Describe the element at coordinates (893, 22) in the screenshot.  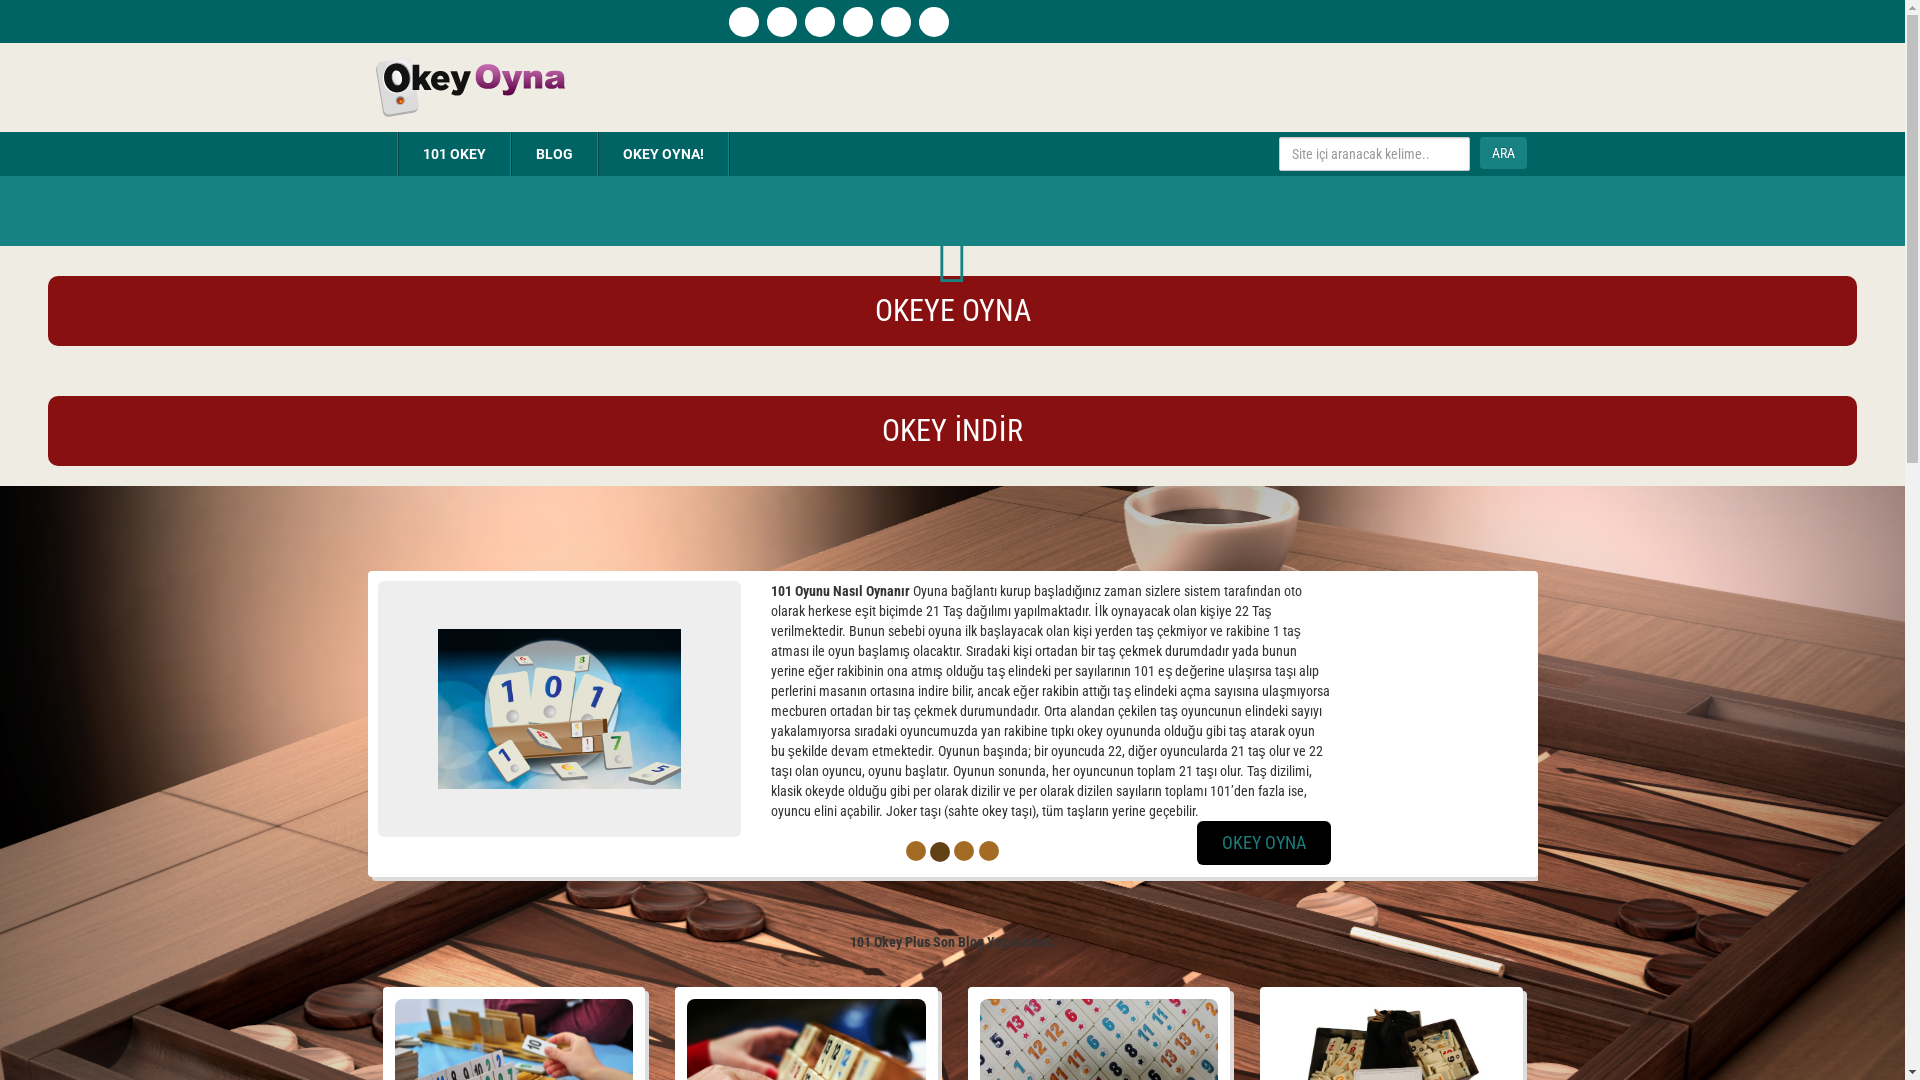
I see `'Google+ Abone Olun'` at that location.